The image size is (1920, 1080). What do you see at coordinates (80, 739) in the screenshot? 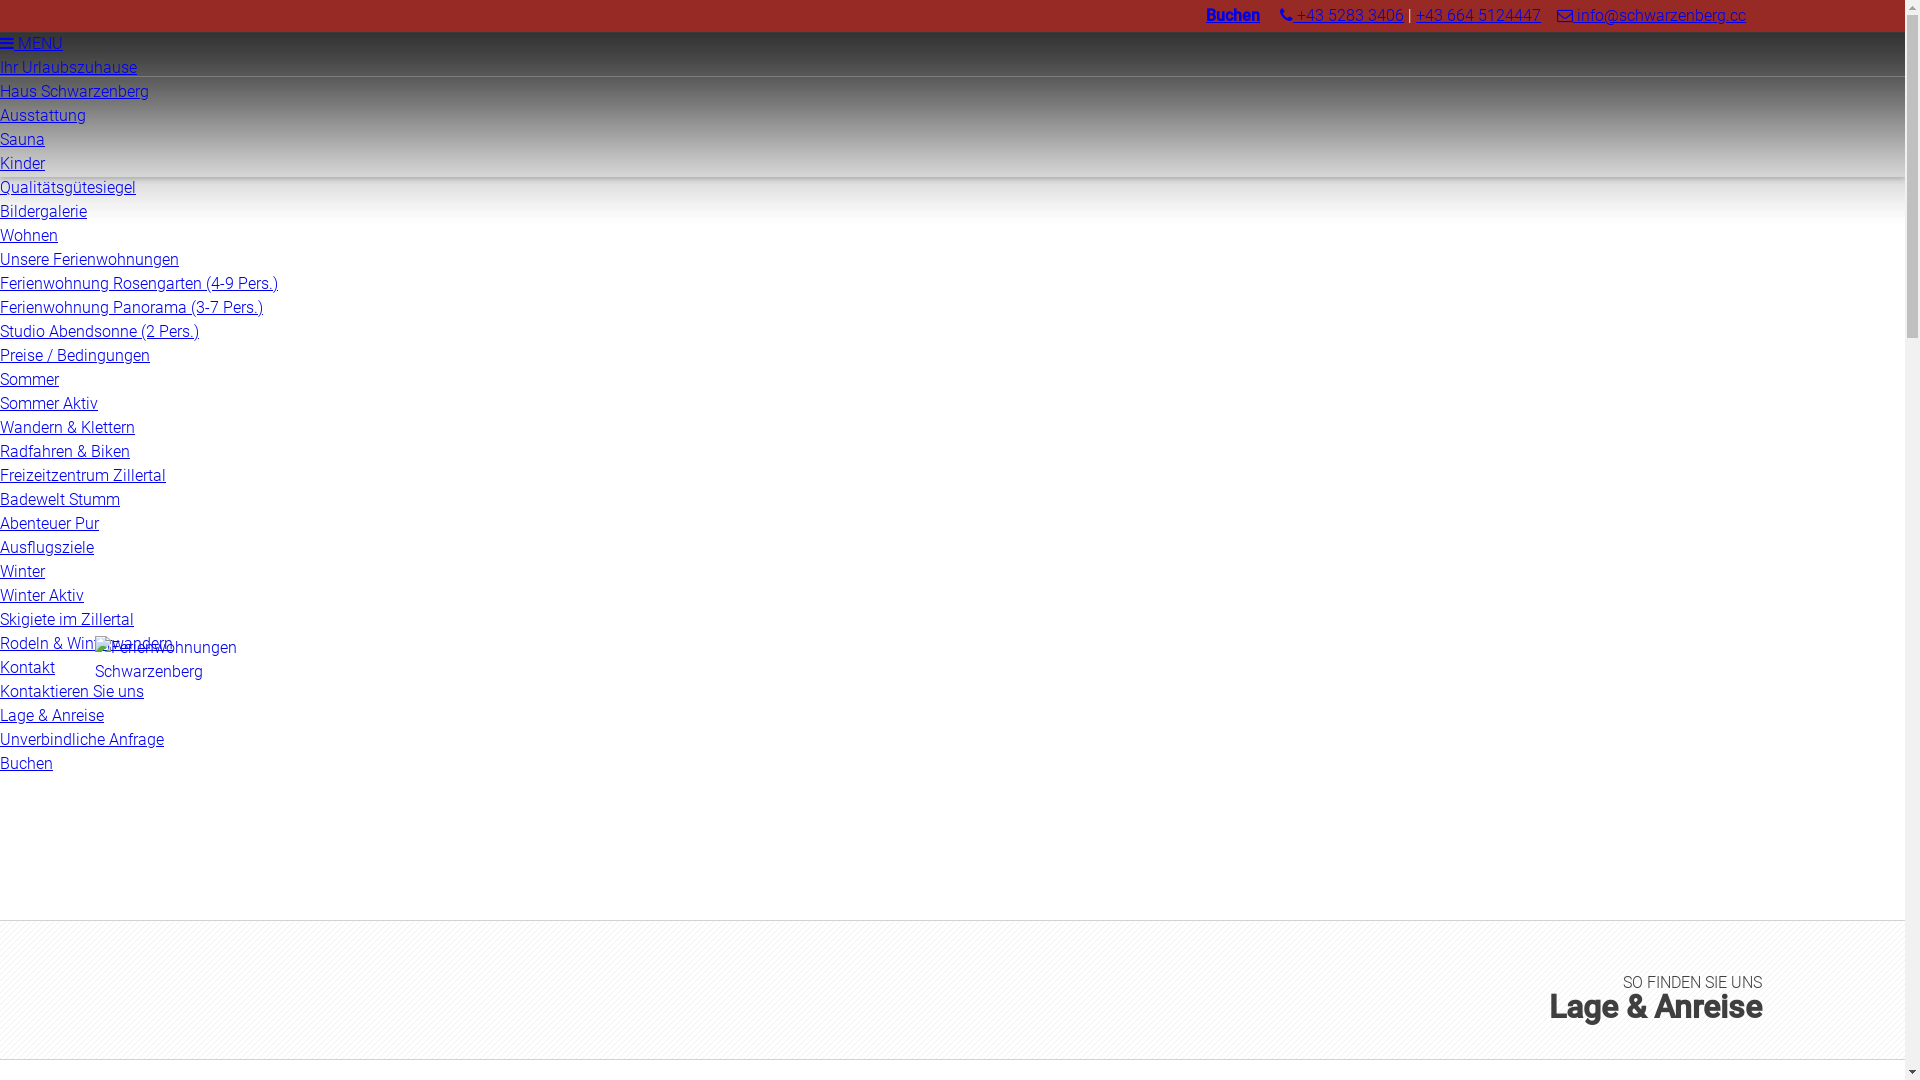
I see `'Unverbindliche Anfrage'` at bounding box center [80, 739].